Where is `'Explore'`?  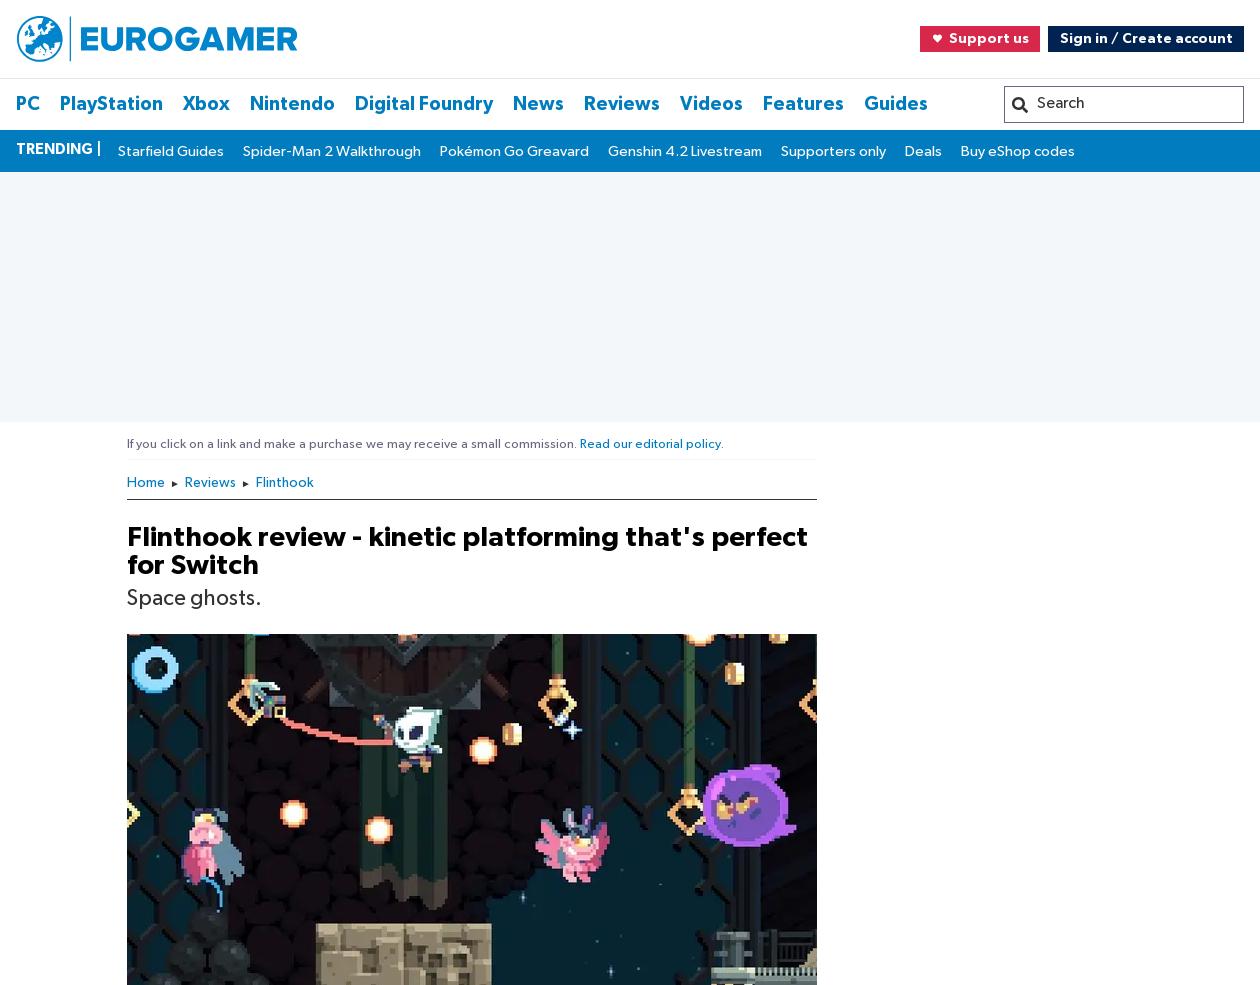 'Explore' is located at coordinates (80, 550).